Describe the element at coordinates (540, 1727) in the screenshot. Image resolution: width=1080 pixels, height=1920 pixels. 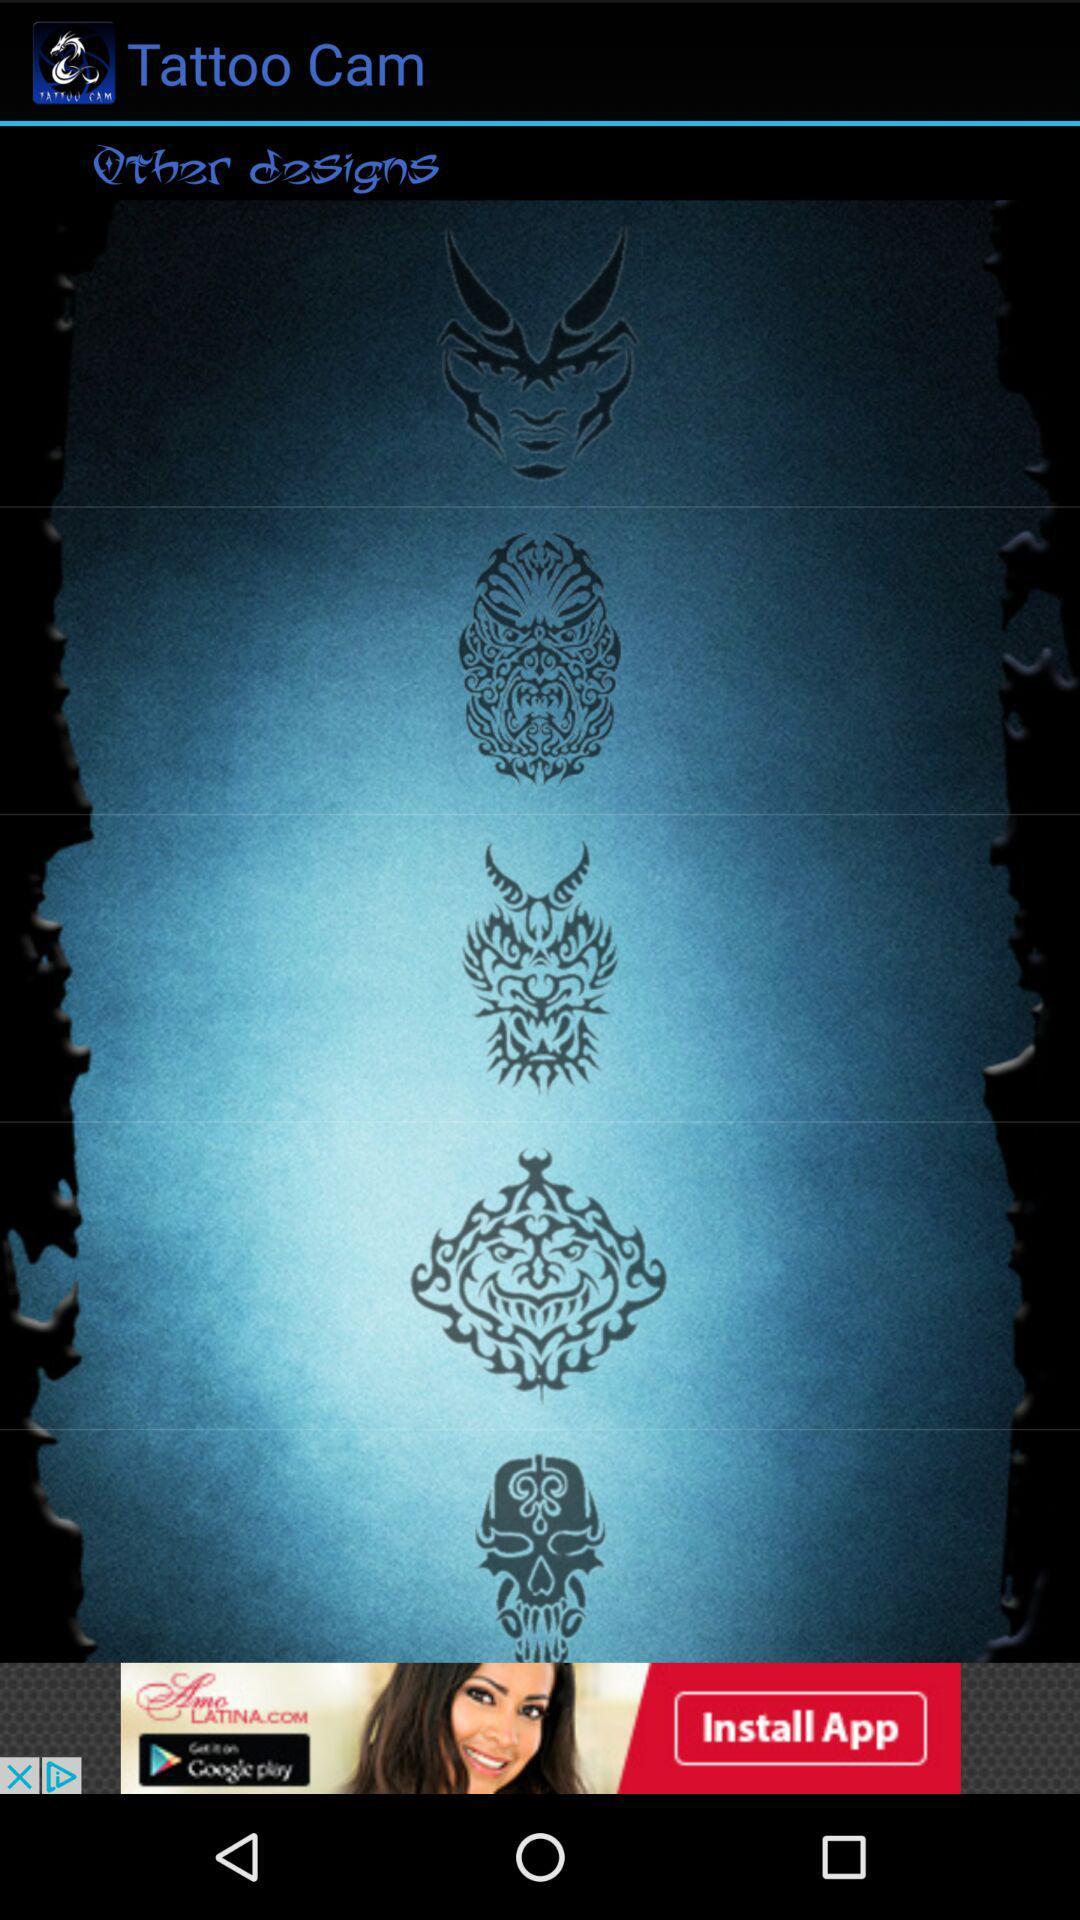
I see `icone` at that location.